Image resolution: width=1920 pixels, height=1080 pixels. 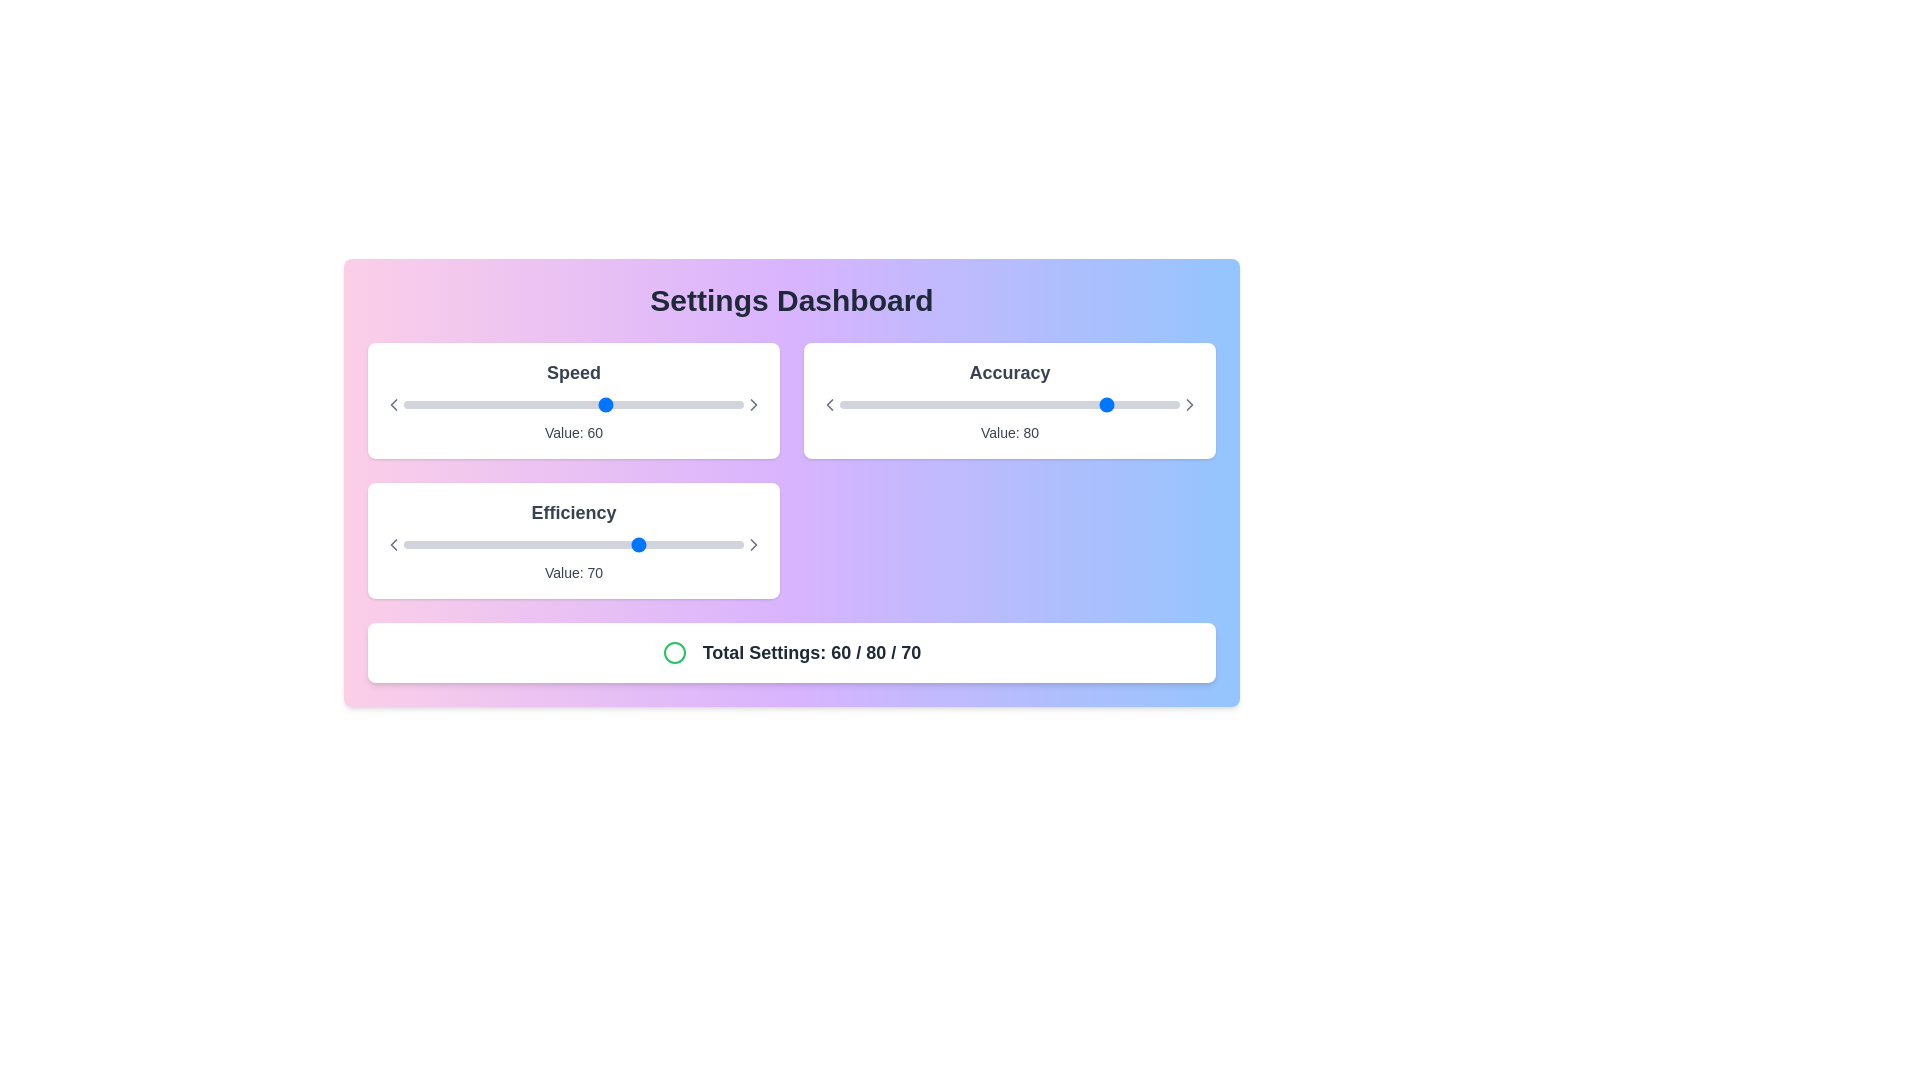 I want to click on the accuracy slider, so click(x=840, y=405).